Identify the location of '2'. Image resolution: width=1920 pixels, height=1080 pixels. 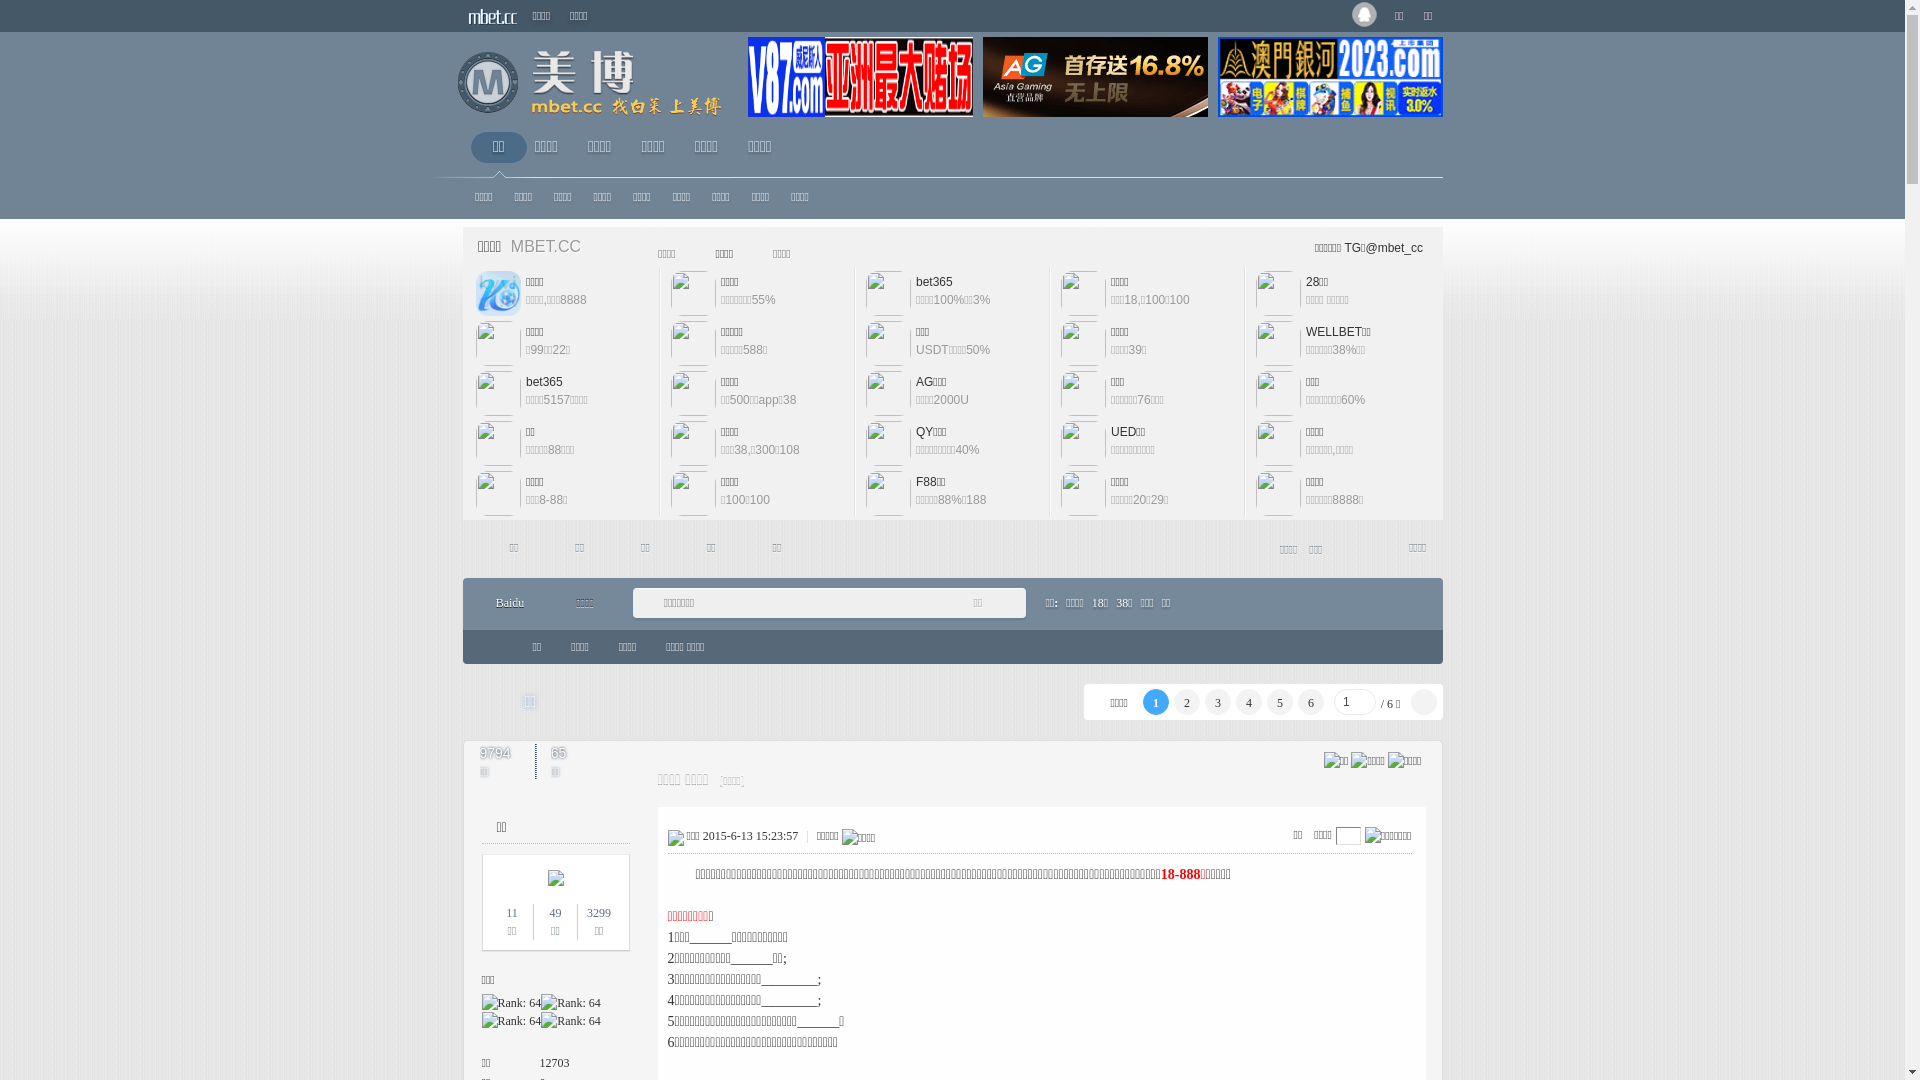
(1186, 701).